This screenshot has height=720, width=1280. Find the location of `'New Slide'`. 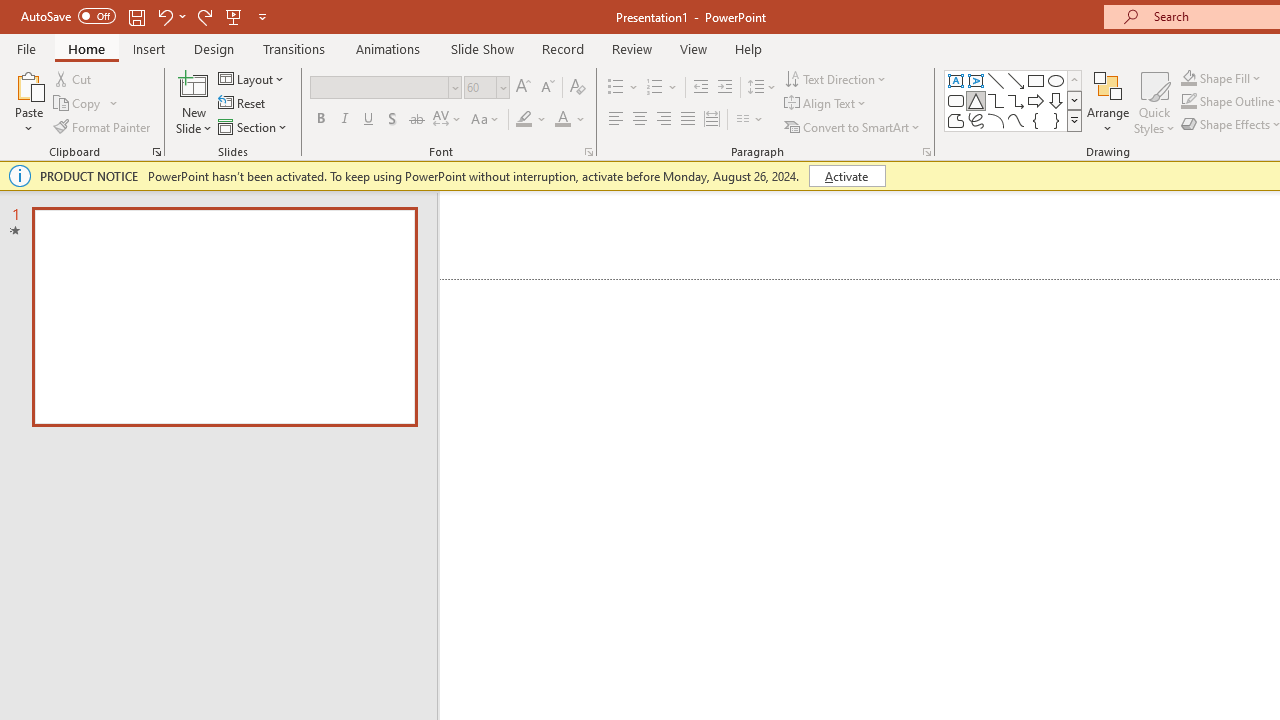

'New Slide' is located at coordinates (193, 84).